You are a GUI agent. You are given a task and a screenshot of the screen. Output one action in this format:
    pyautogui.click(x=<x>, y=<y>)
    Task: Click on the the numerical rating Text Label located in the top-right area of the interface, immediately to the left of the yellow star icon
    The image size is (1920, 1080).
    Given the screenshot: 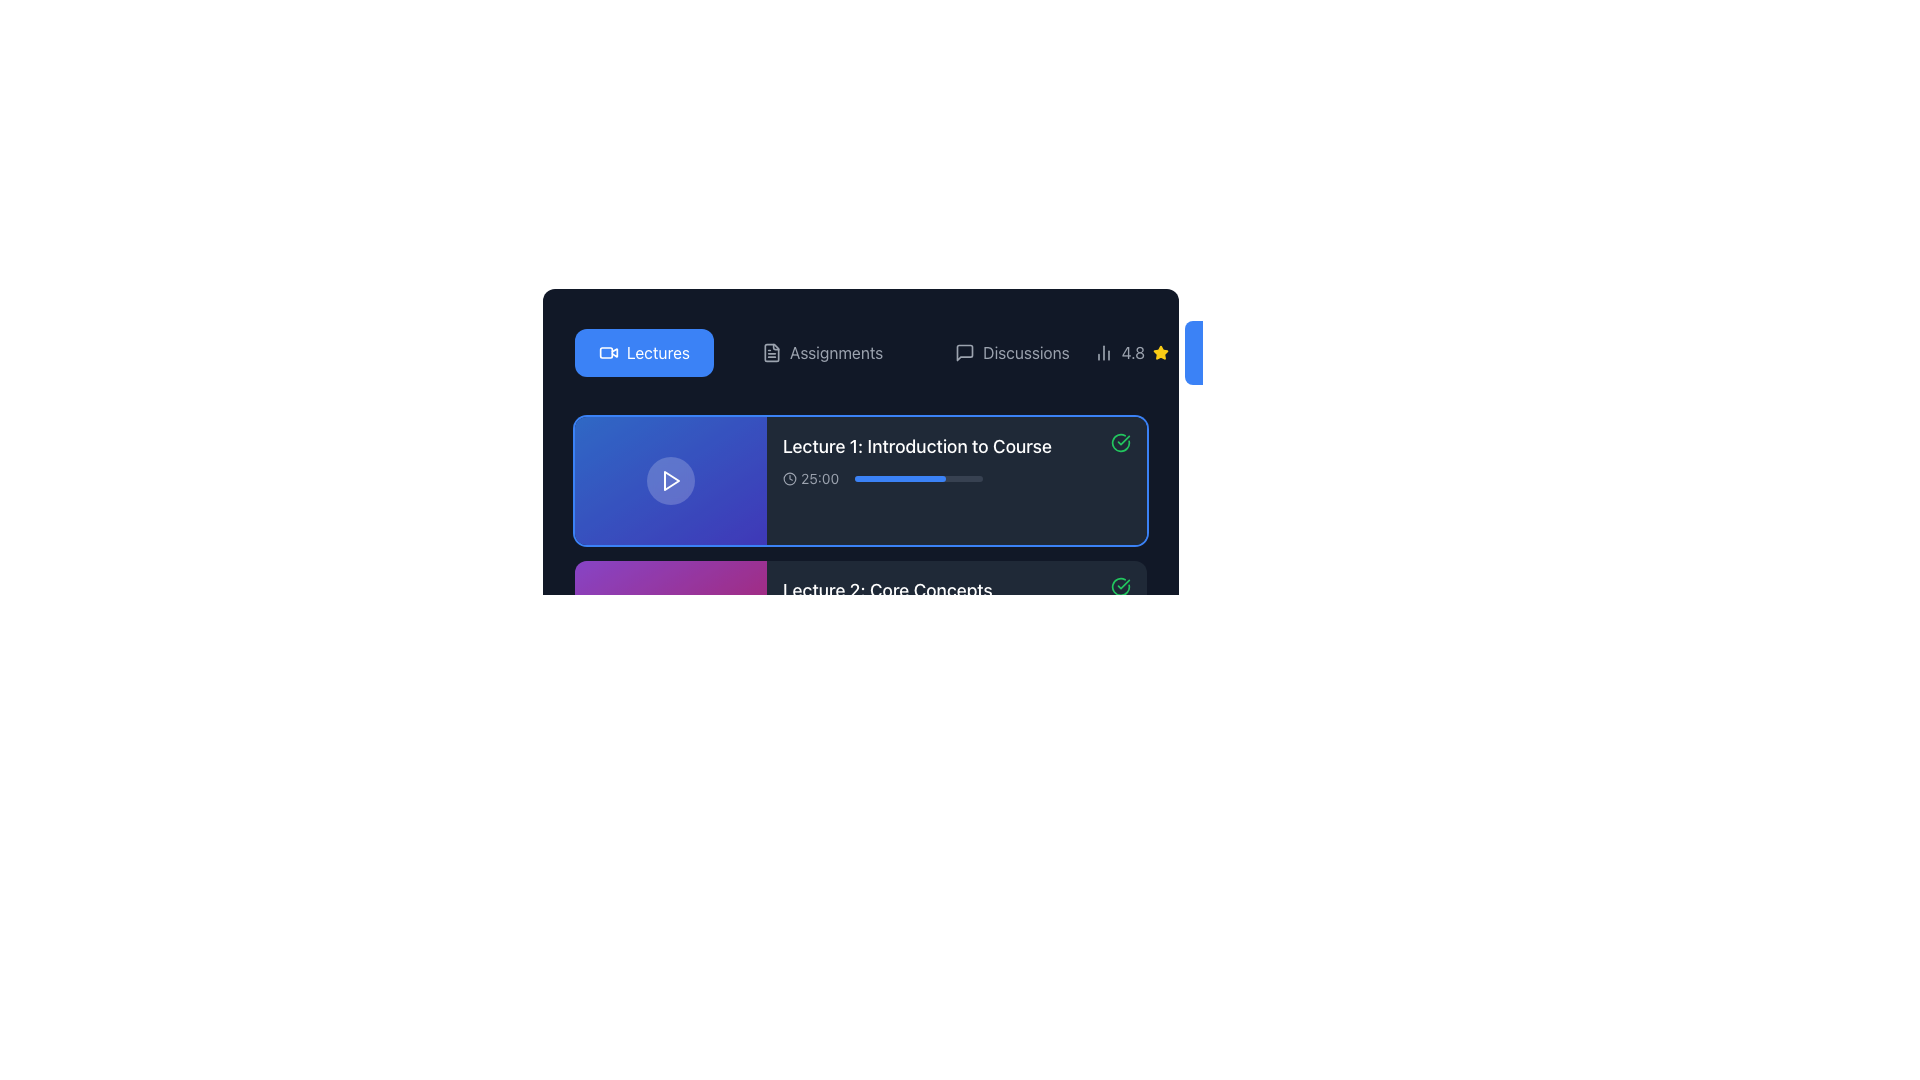 What is the action you would take?
    pyautogui.click(x=1133, y=352)
    